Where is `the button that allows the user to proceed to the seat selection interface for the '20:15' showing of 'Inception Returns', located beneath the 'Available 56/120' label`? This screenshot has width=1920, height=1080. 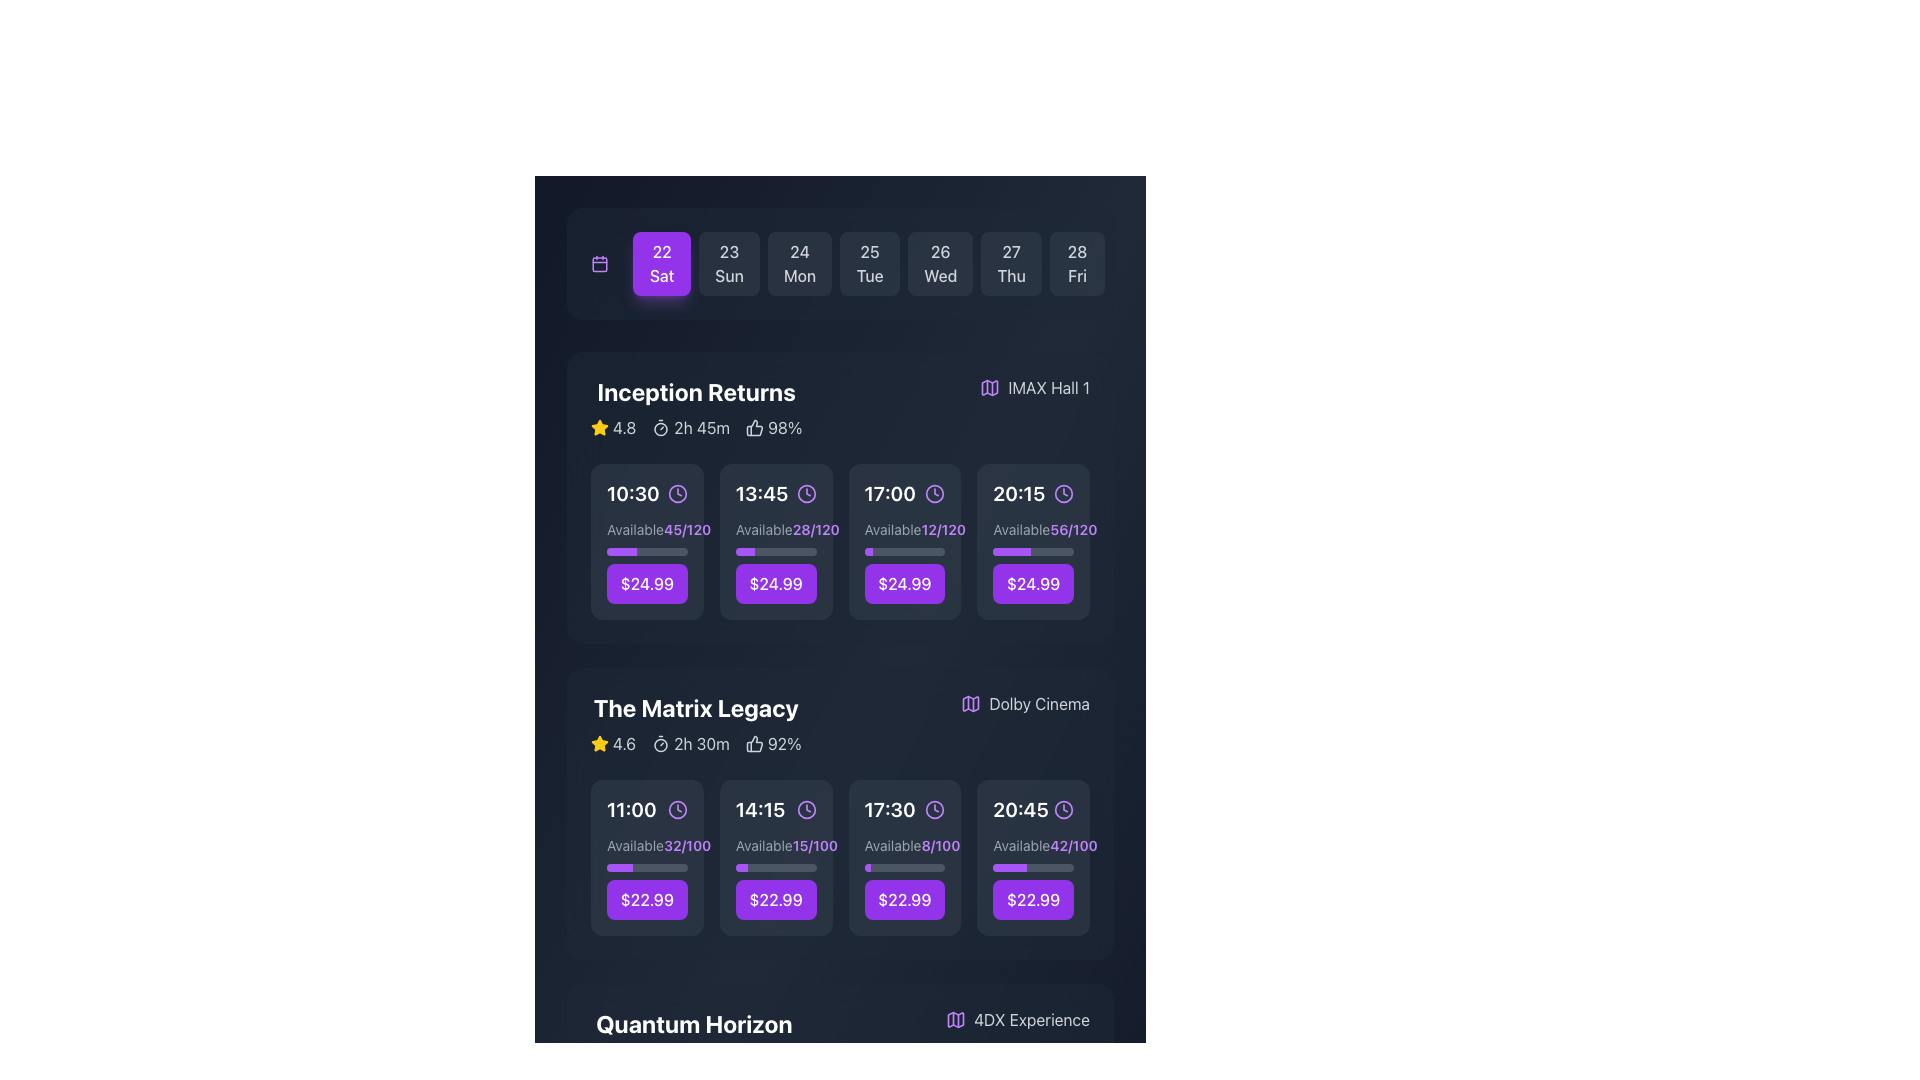 the button that allows the user to proceed to the seat selection interface for the '20:15' showing of 'Inception Returns', located beneath the 'Available 56/120' label is located at coordinates (1033, 542).